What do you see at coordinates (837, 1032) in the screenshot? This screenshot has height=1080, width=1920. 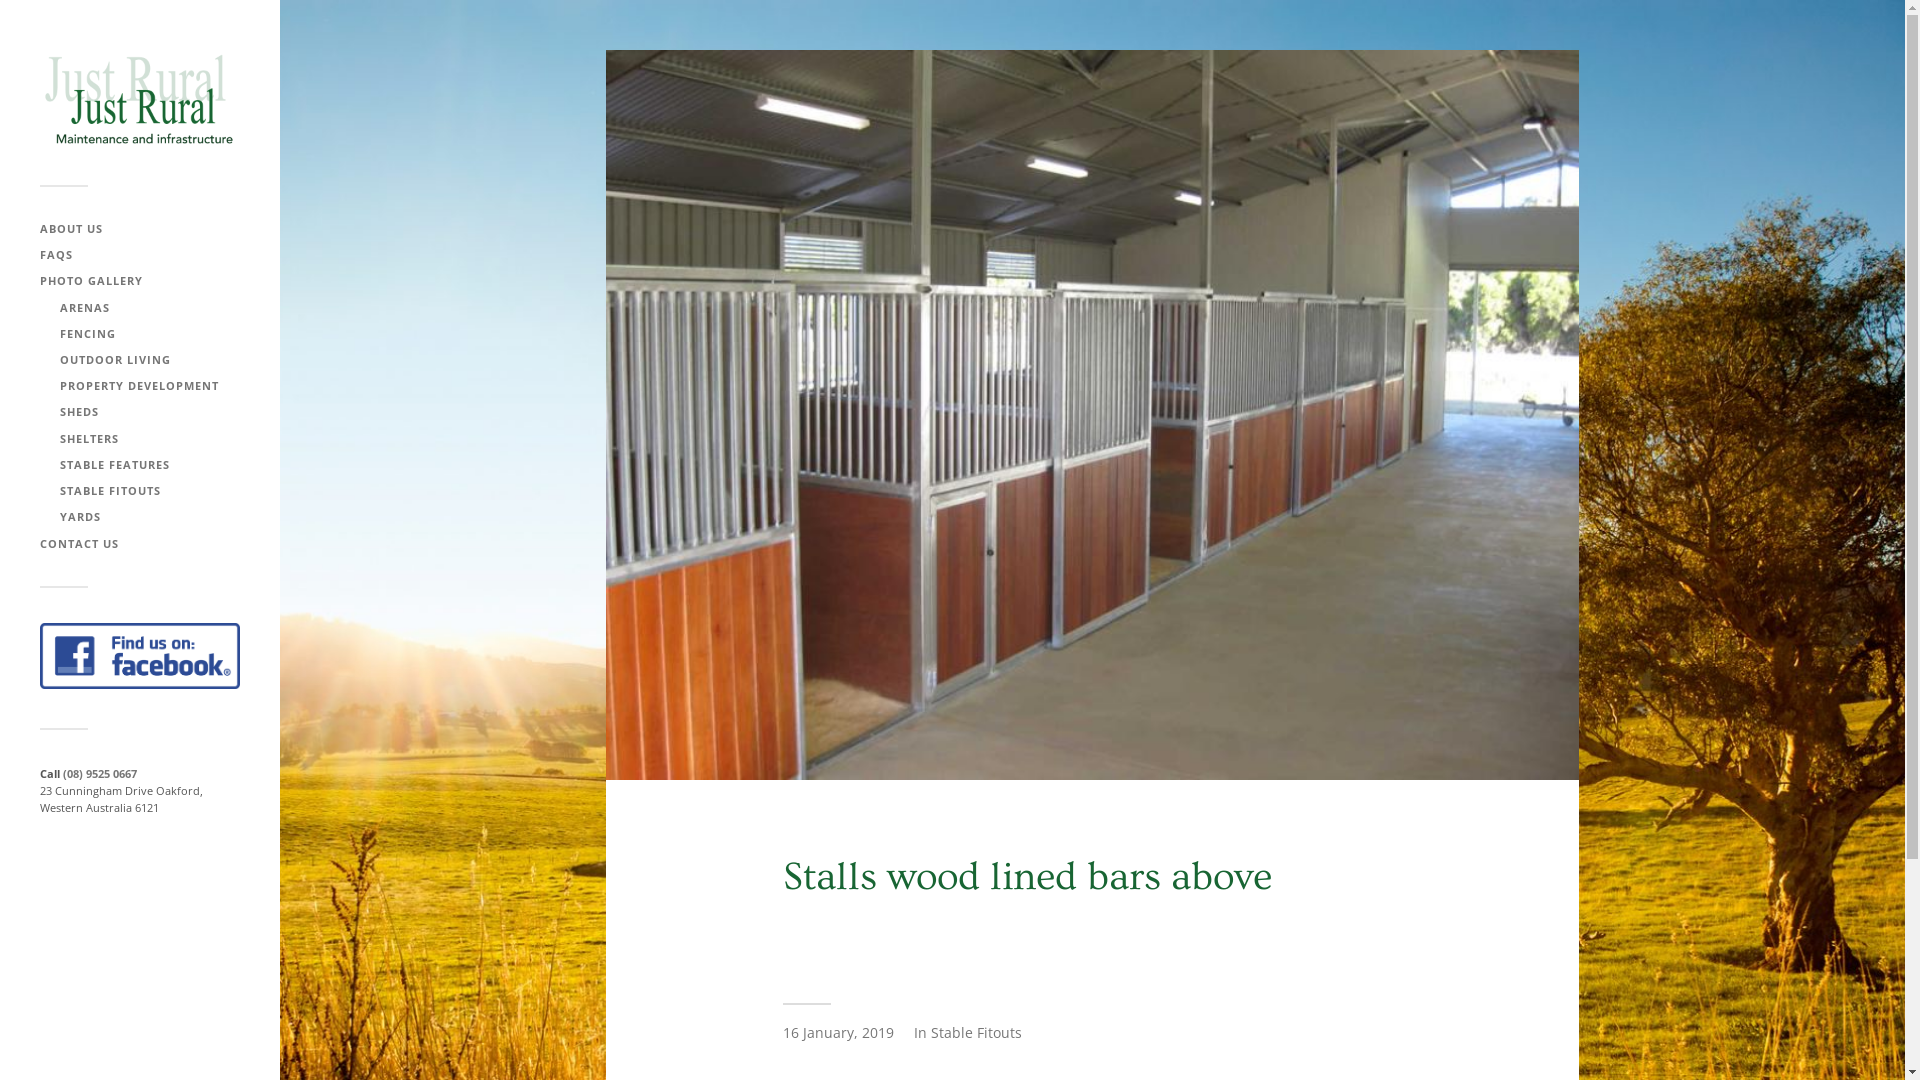 I see `'16 January, 2019'` at bounding box center [837, 1032].